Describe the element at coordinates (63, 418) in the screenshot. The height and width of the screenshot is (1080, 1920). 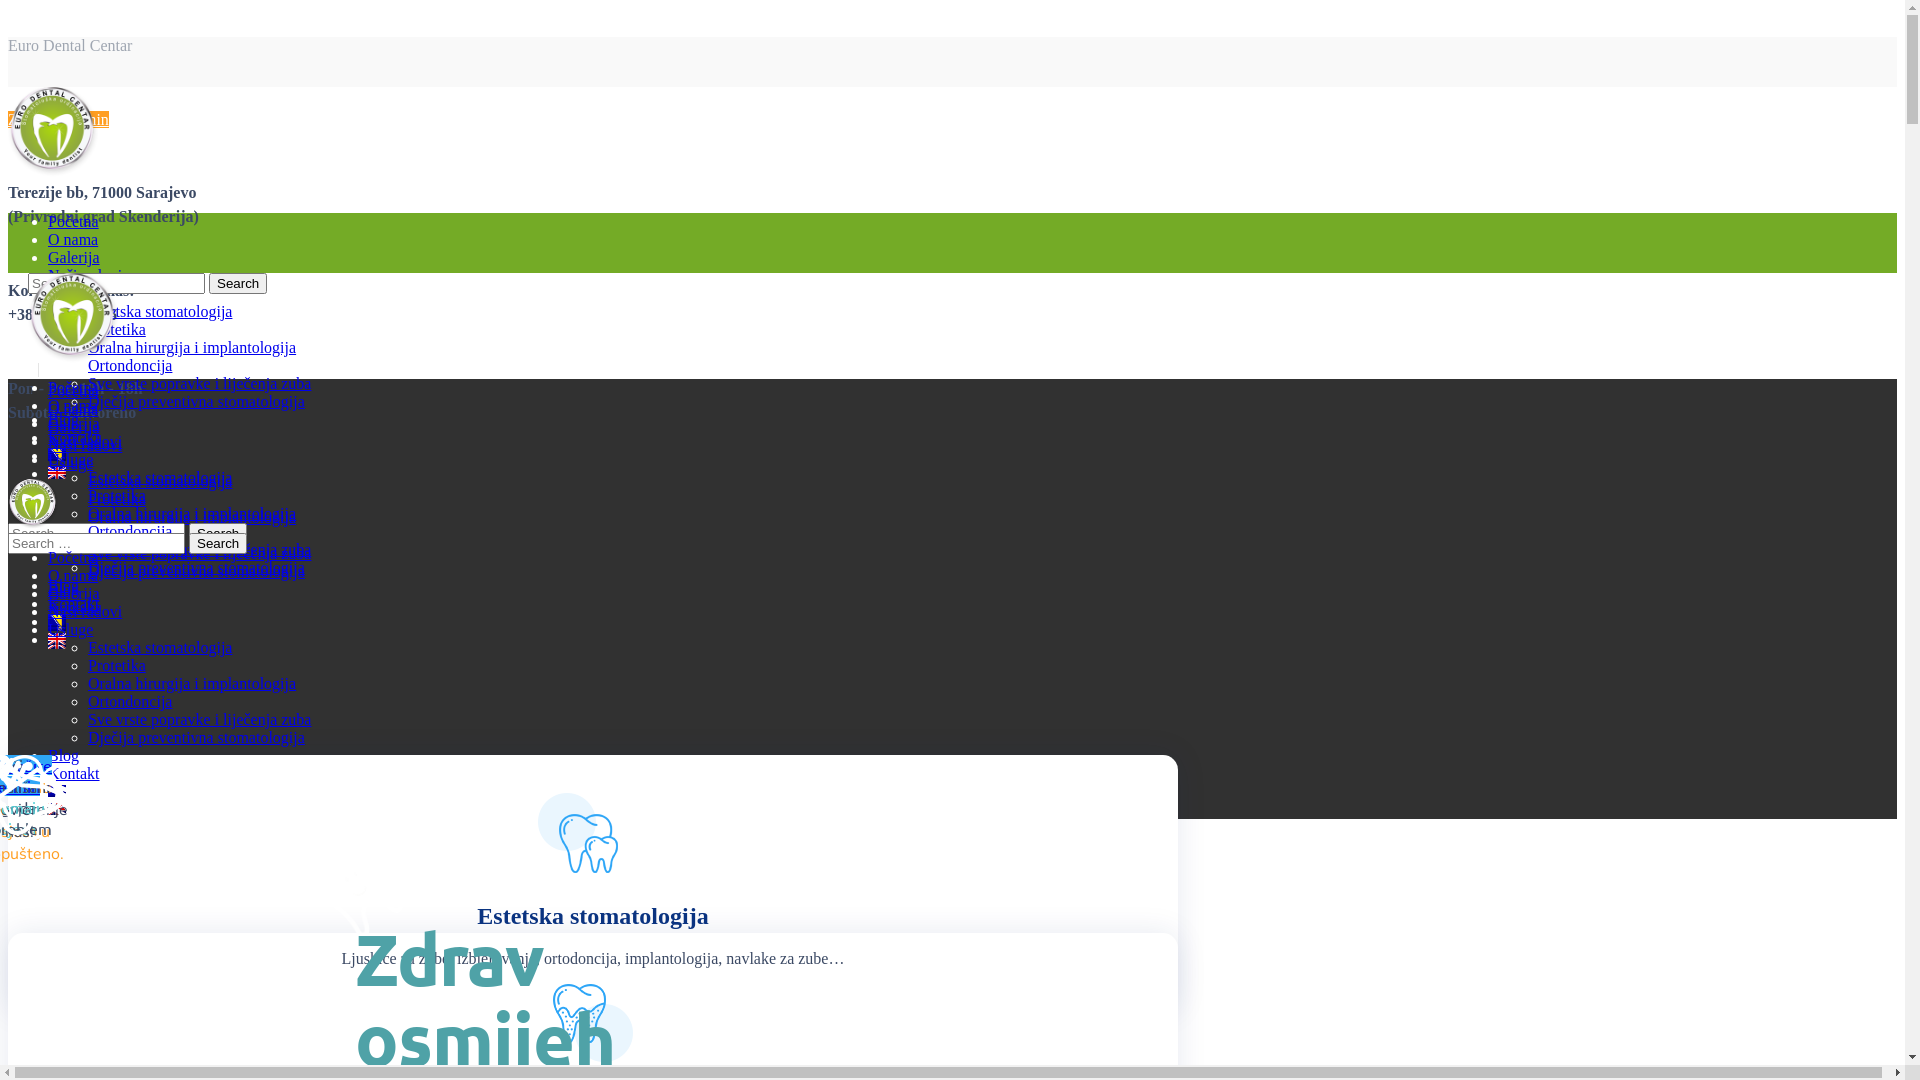
I see `'Blog'` at that location.